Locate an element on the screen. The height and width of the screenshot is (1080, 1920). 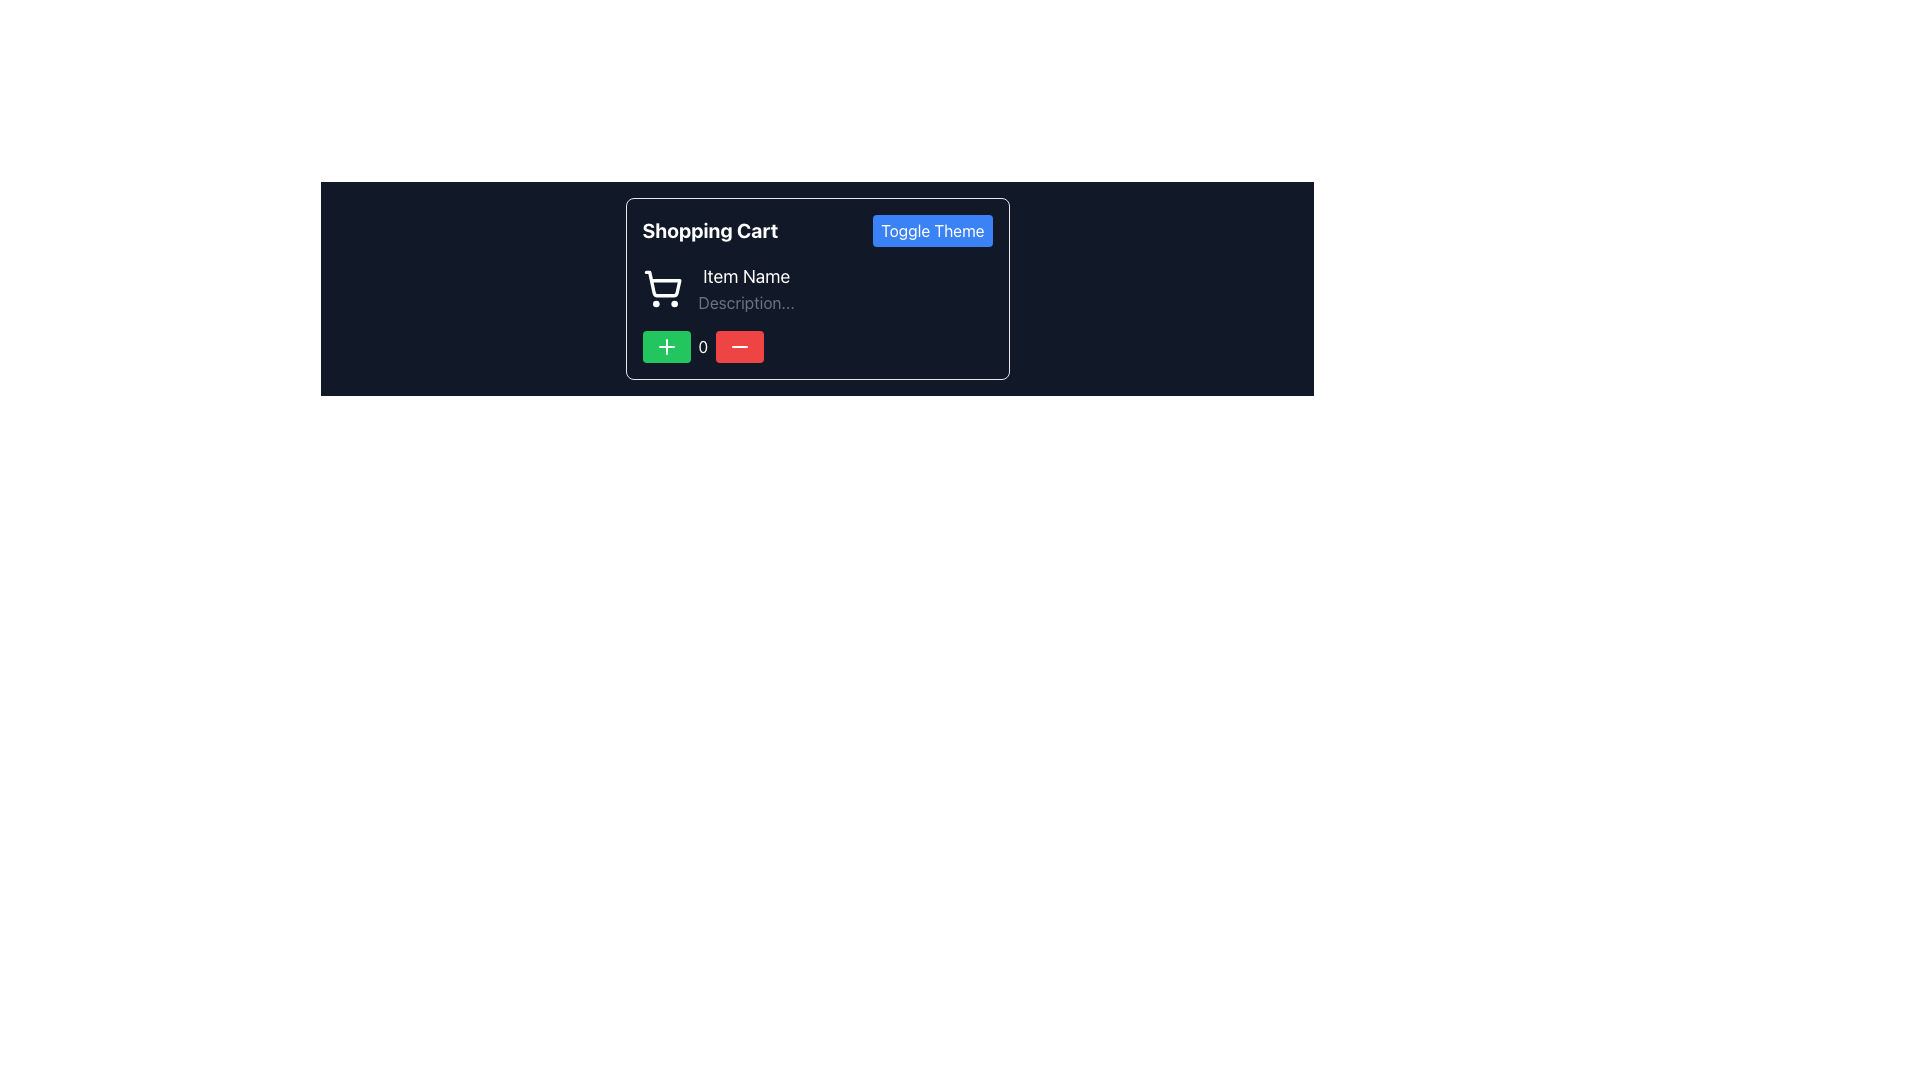
the static header text label that indicates the purpose or context of the content, positioned to the left of the 'Toggle Theme' button in the header section is located at coordinates (710, 230).